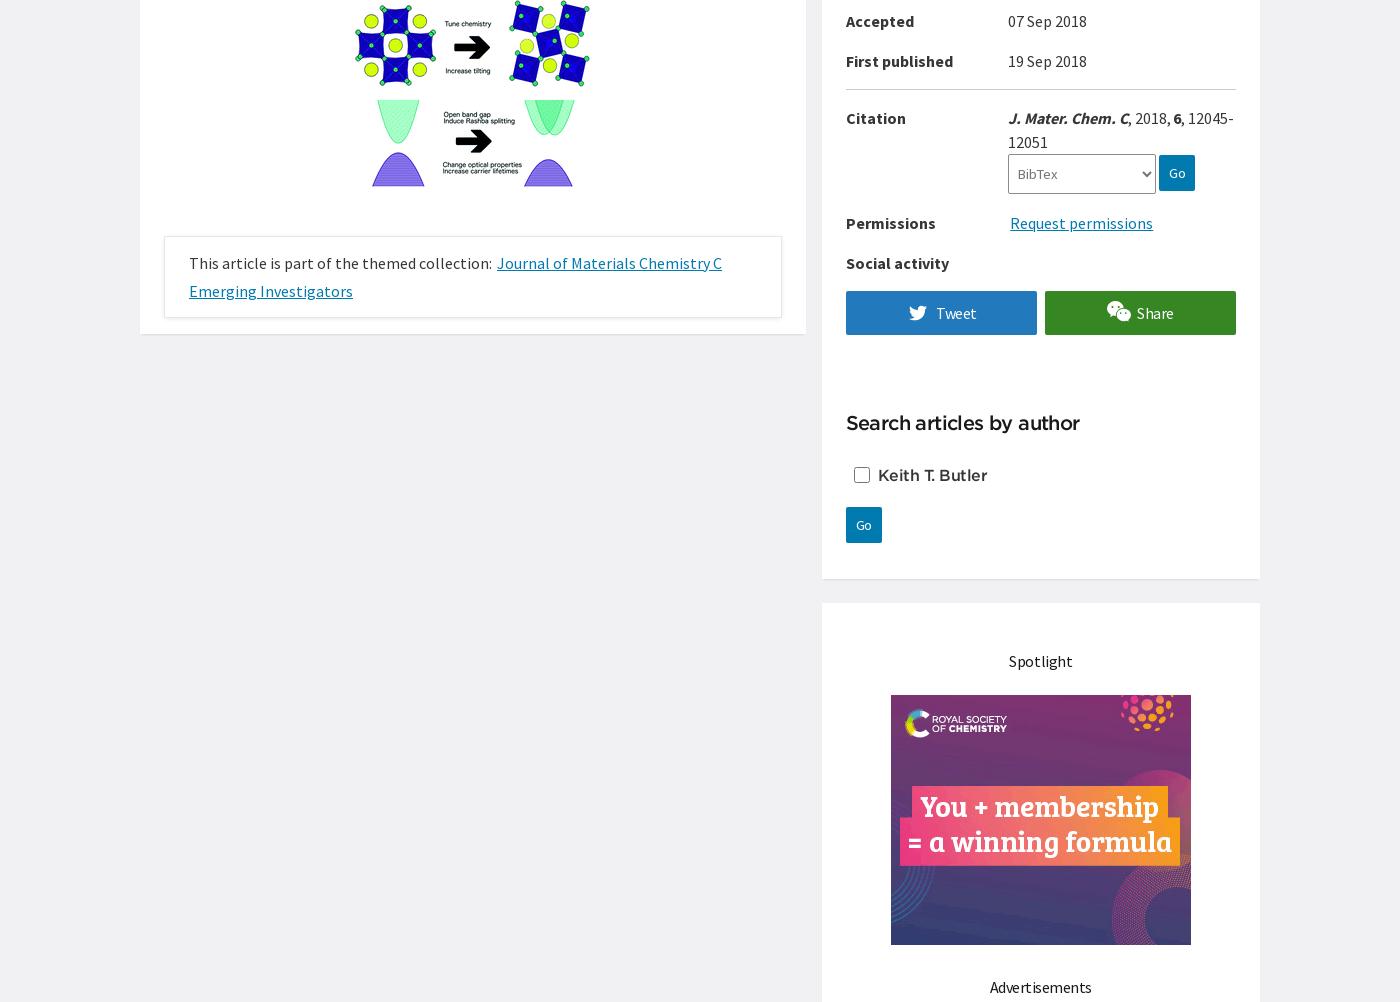 The width and height of the screenshot is (1400, 1002). What do you see at coordinates (956, 312) in the screenshot?
I see `'Tweet'` at bounding box center [956, 312].